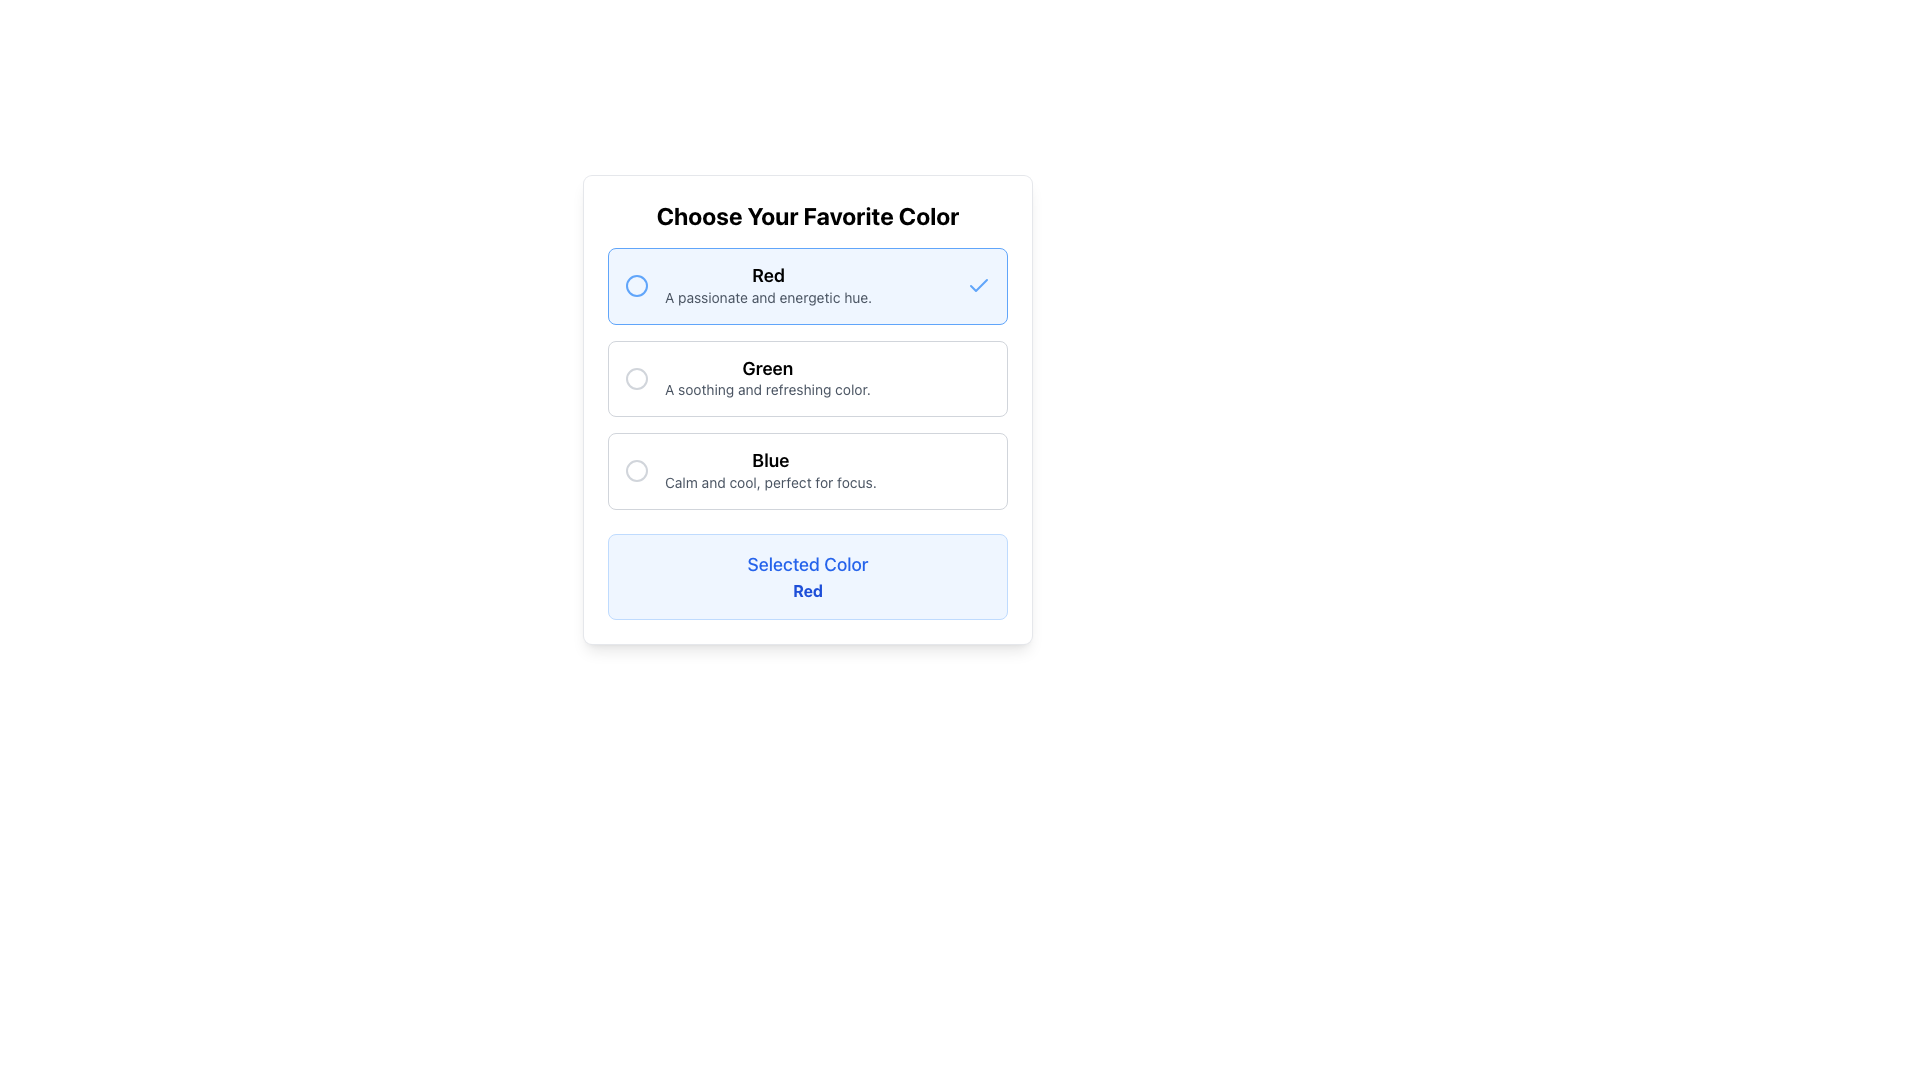 The width and height of the screenshot is (1920, 1080). What do you see at coordinates (636, 285) in the screenshot?
I see `the hollow blue circular SVG element next to the 'Red' option in the selection card interface` at bounding box center [636, 285].